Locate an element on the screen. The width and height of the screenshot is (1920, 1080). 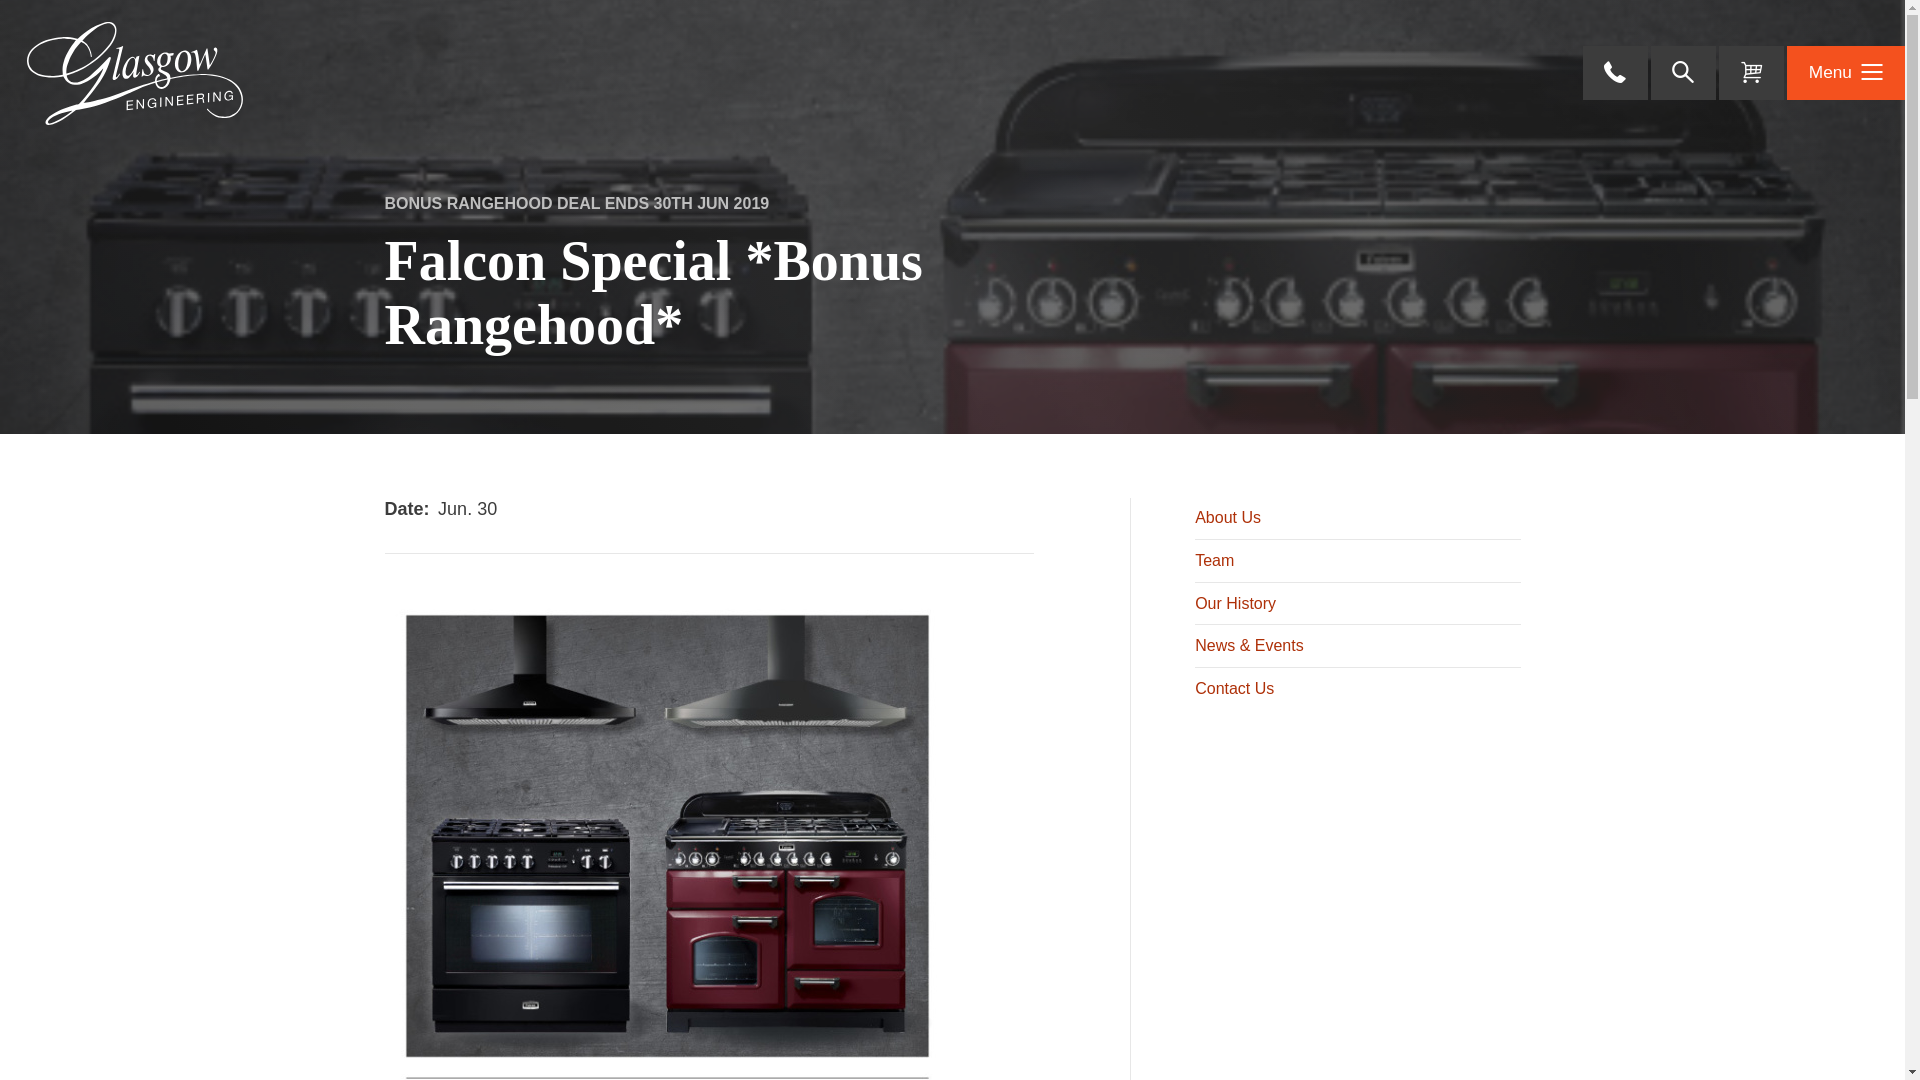
'Your Cart' is located at coordinates (1750, 72).